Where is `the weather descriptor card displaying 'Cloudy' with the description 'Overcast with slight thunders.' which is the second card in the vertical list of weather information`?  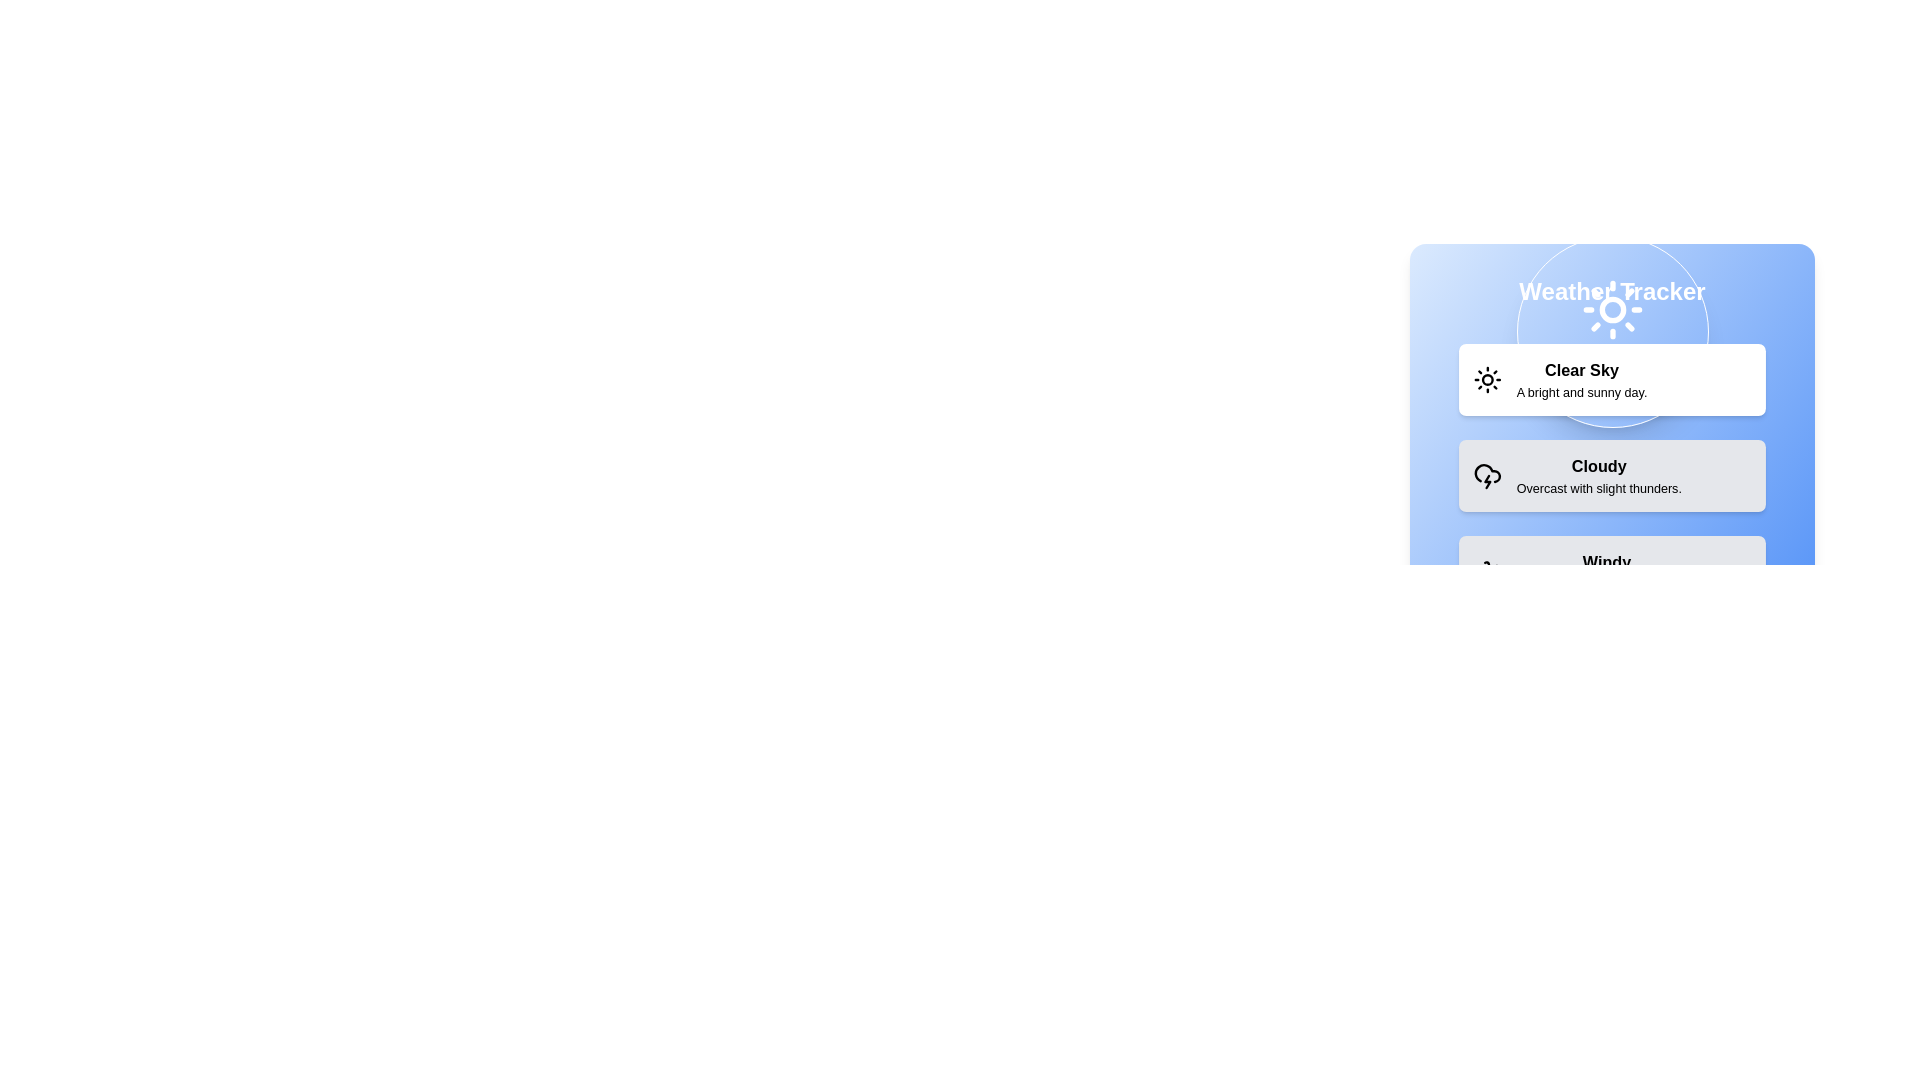 the weather descriptor card displaying 'Cloudy' with the description 'Overcast with slight thunders.' which is the second card in the vertical list of weather information is located at coordinates (1598, 475).